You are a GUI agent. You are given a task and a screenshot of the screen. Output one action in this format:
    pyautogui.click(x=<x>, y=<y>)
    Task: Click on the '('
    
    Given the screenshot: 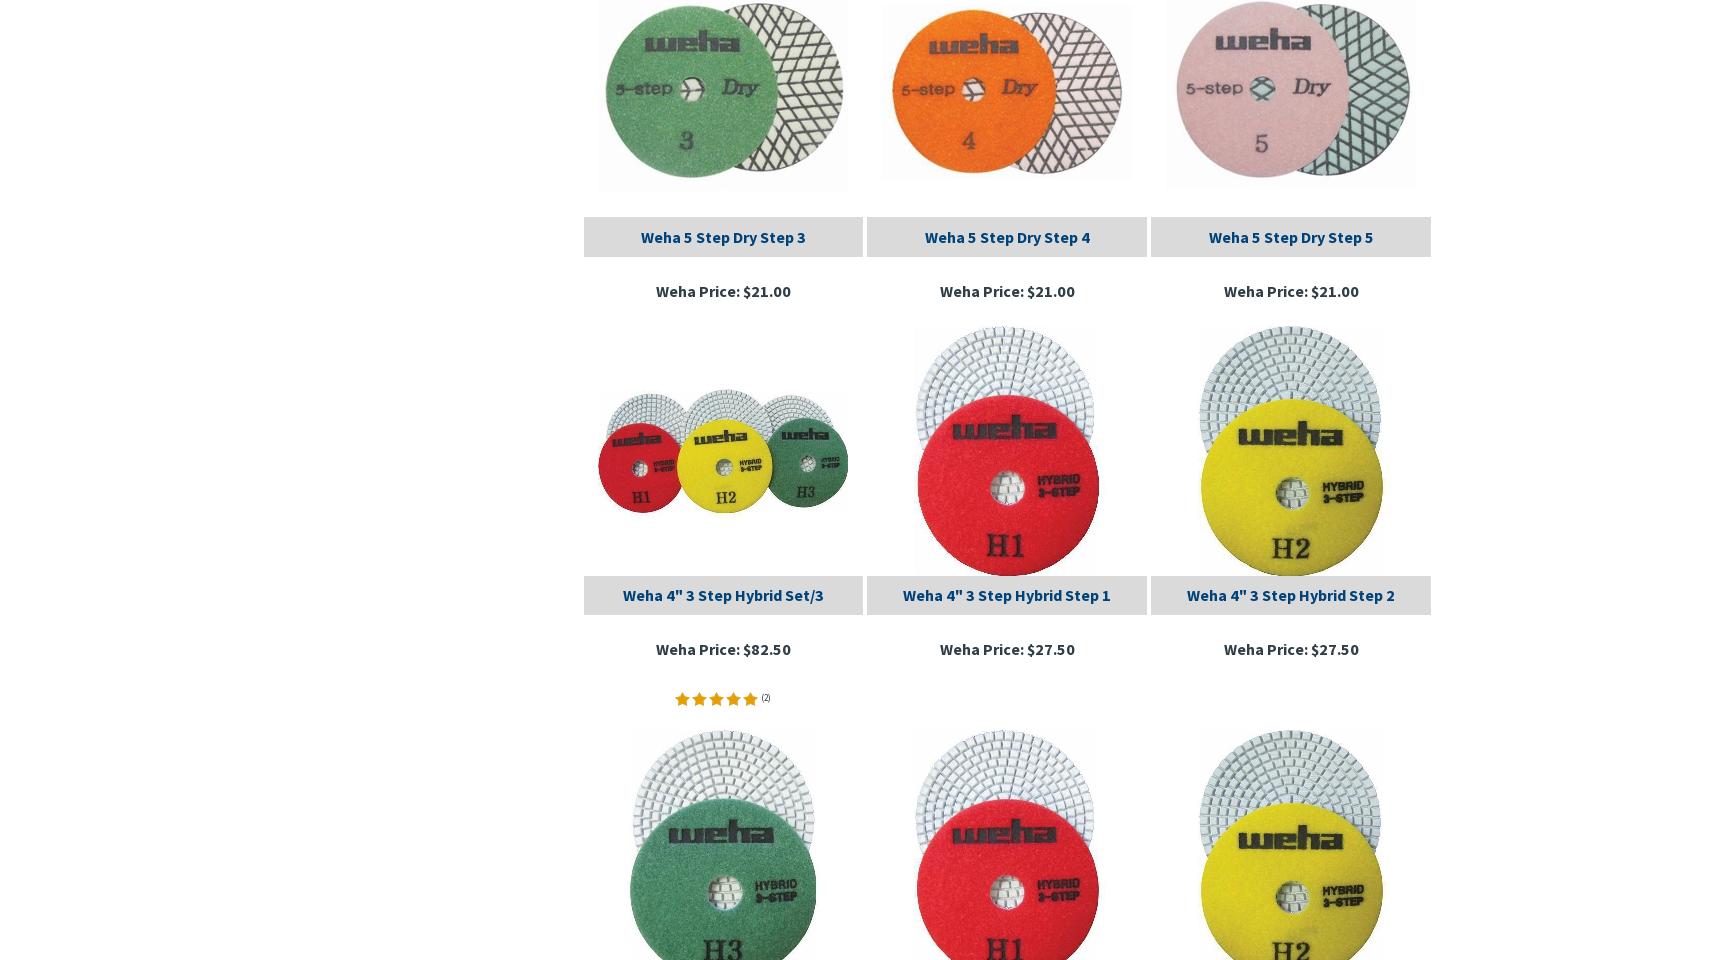 What is the action you would take?
    pyautogui.click(x=762, y=696)
    